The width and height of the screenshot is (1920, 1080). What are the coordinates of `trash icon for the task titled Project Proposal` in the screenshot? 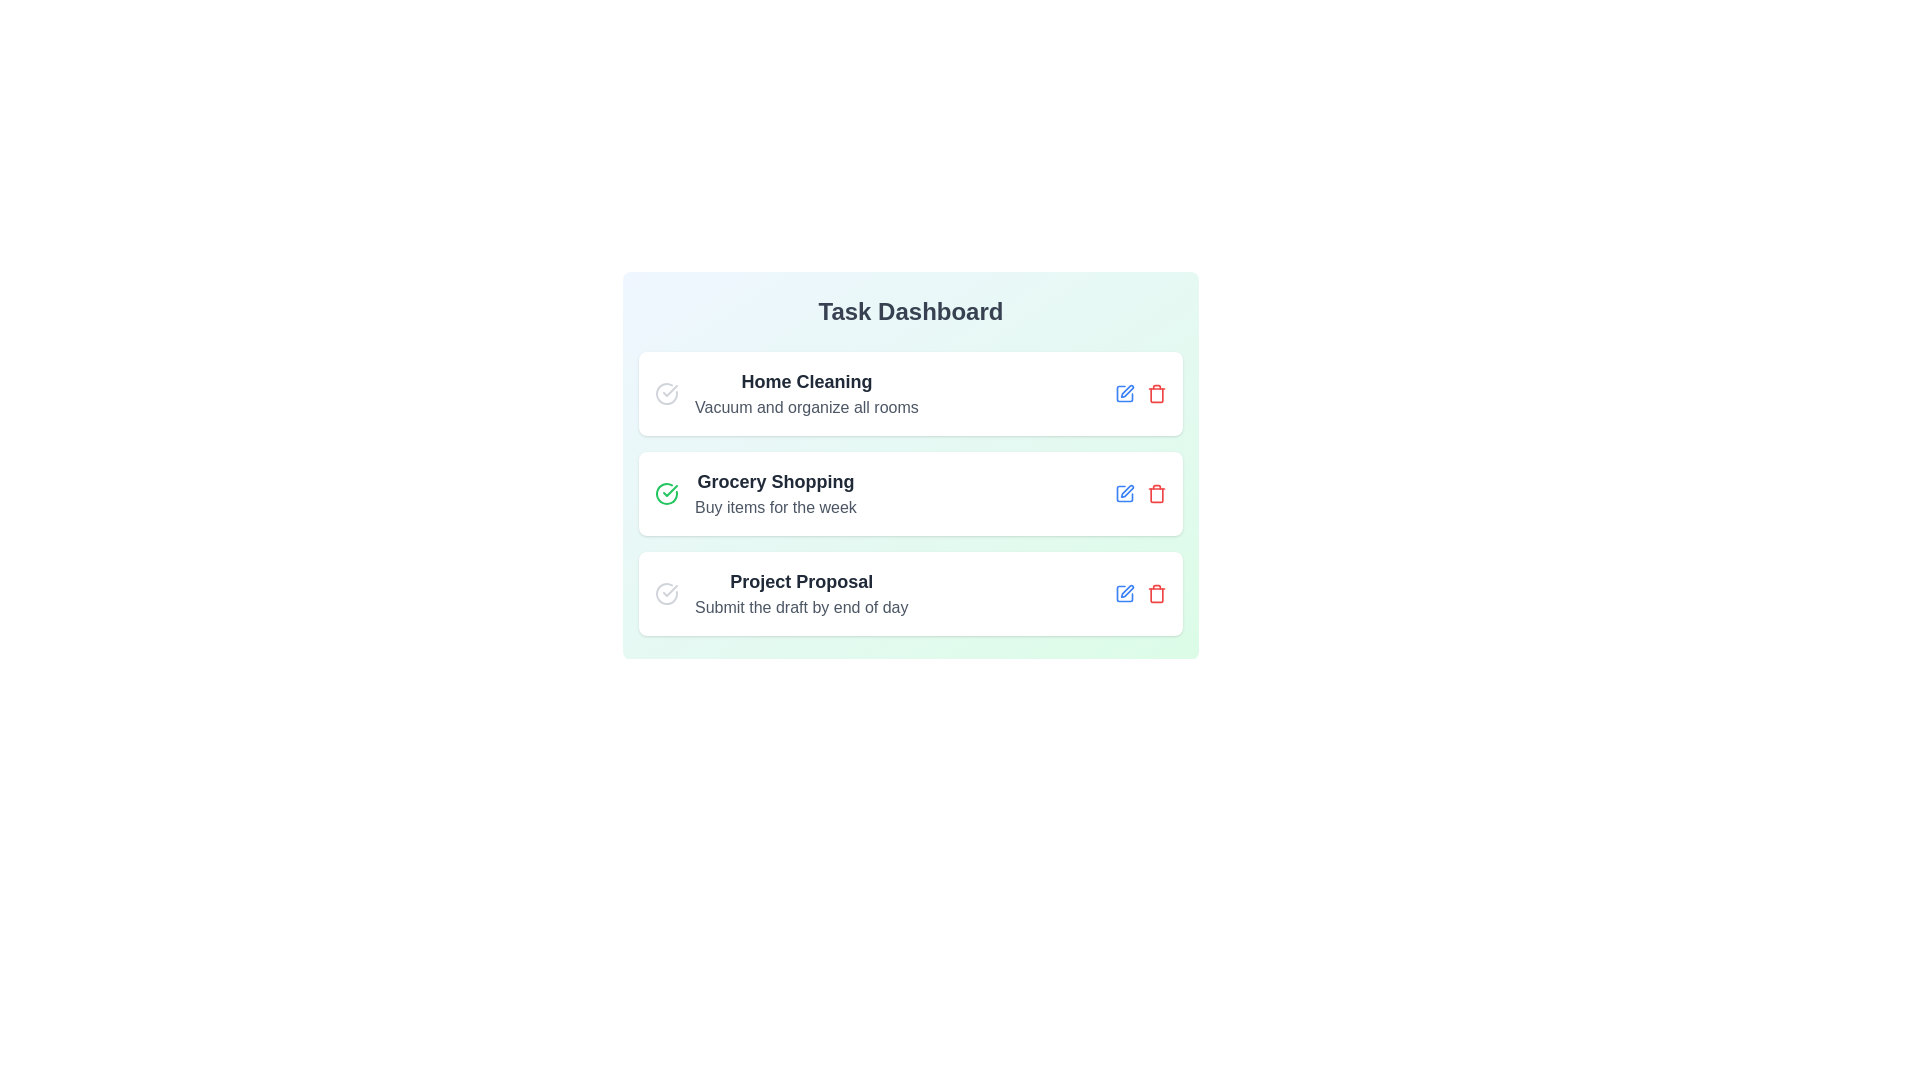 It's located at (1156, 593).